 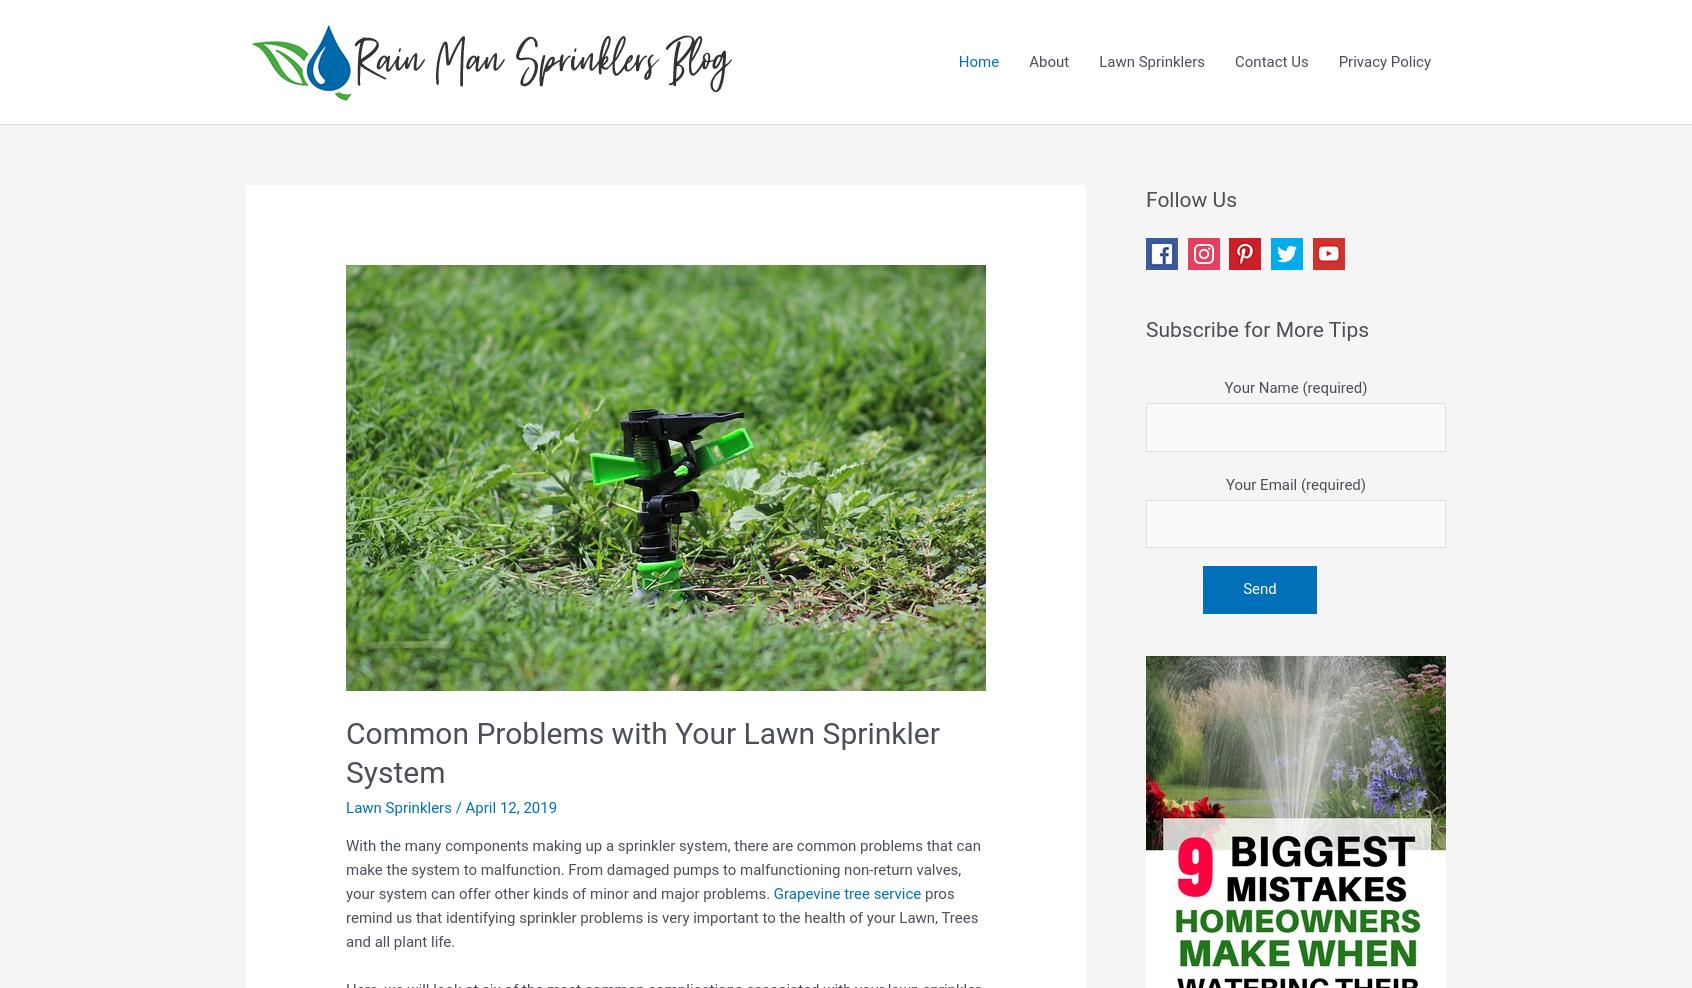 What do you see at coordinates (1294, 386) in the screenshot?
I see `'Your Name (required)'` at bounding box center [1294, 386].